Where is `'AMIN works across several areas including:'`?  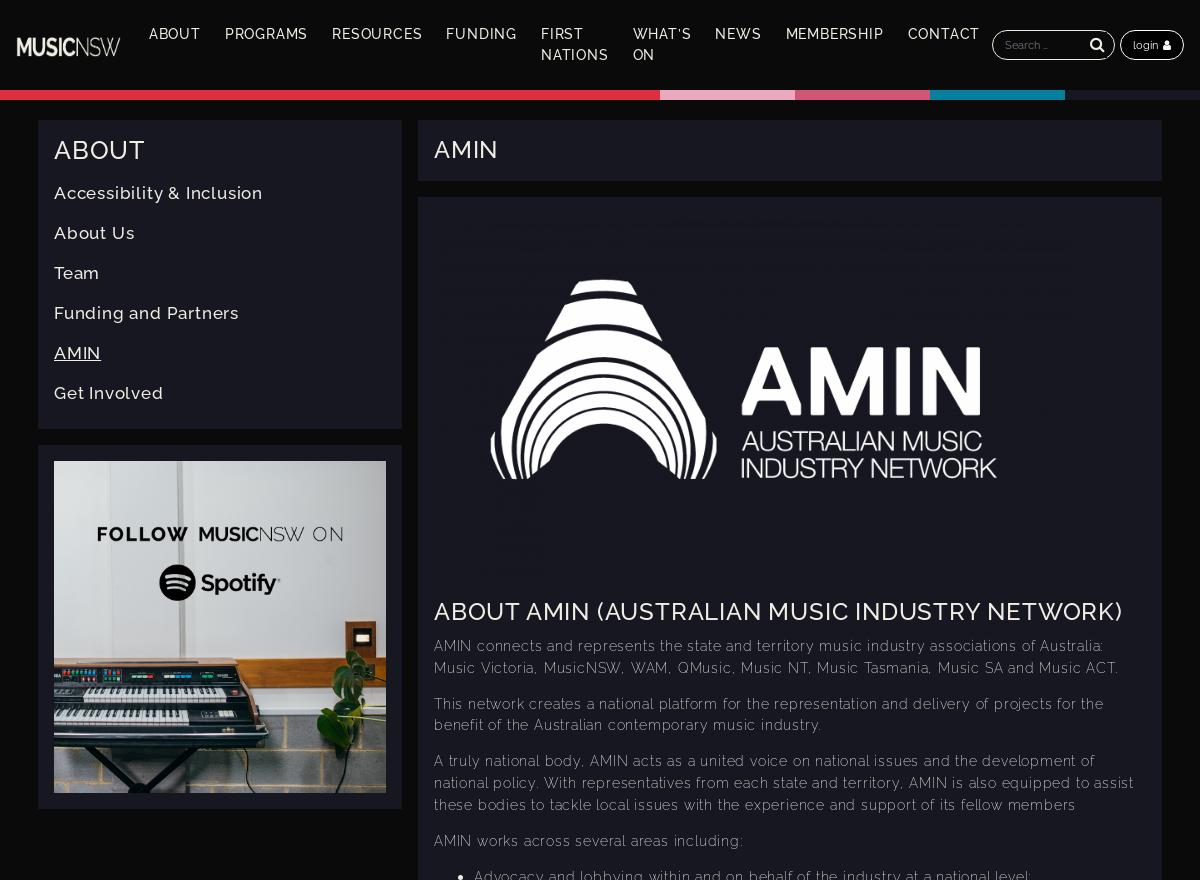 'AMIN works across several areas including:' is located at coordinates (586, 838).